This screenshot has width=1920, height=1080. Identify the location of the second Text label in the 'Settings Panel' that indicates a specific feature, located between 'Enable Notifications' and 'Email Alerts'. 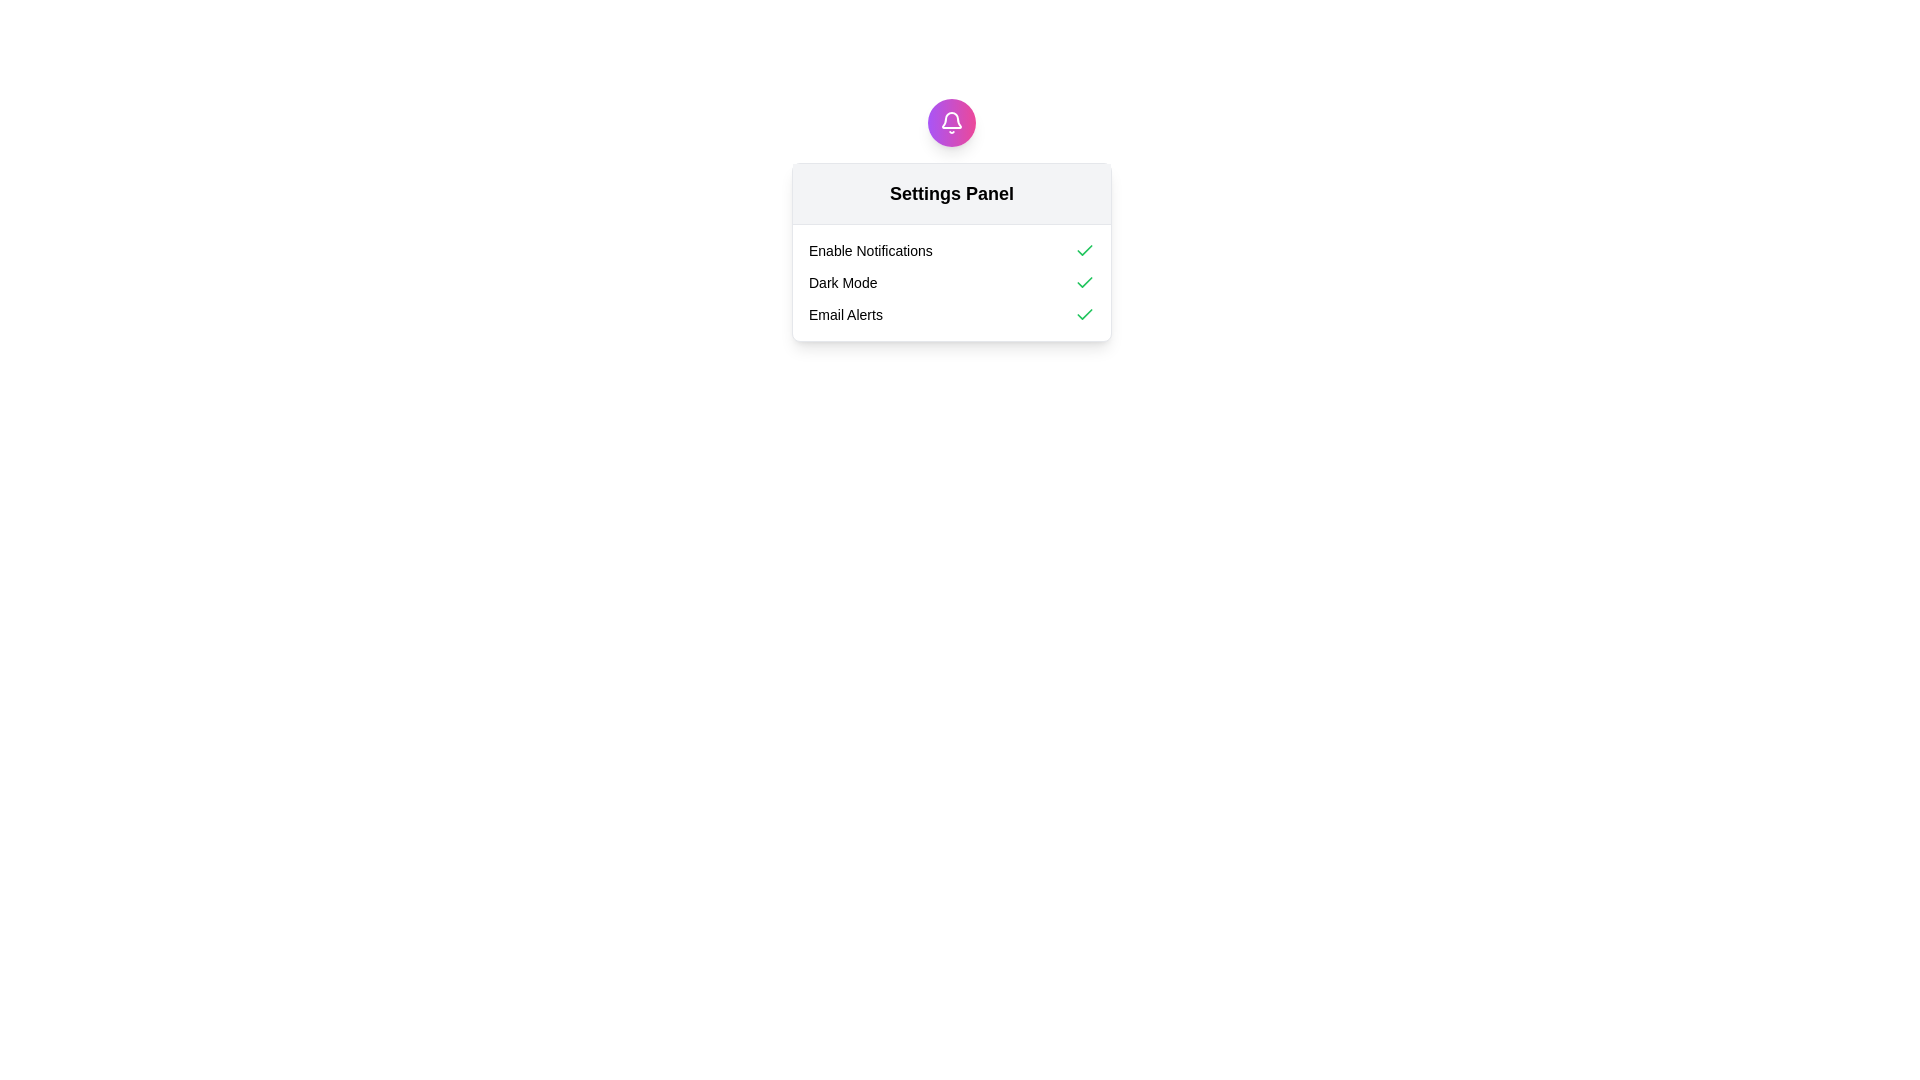
(843, 282).